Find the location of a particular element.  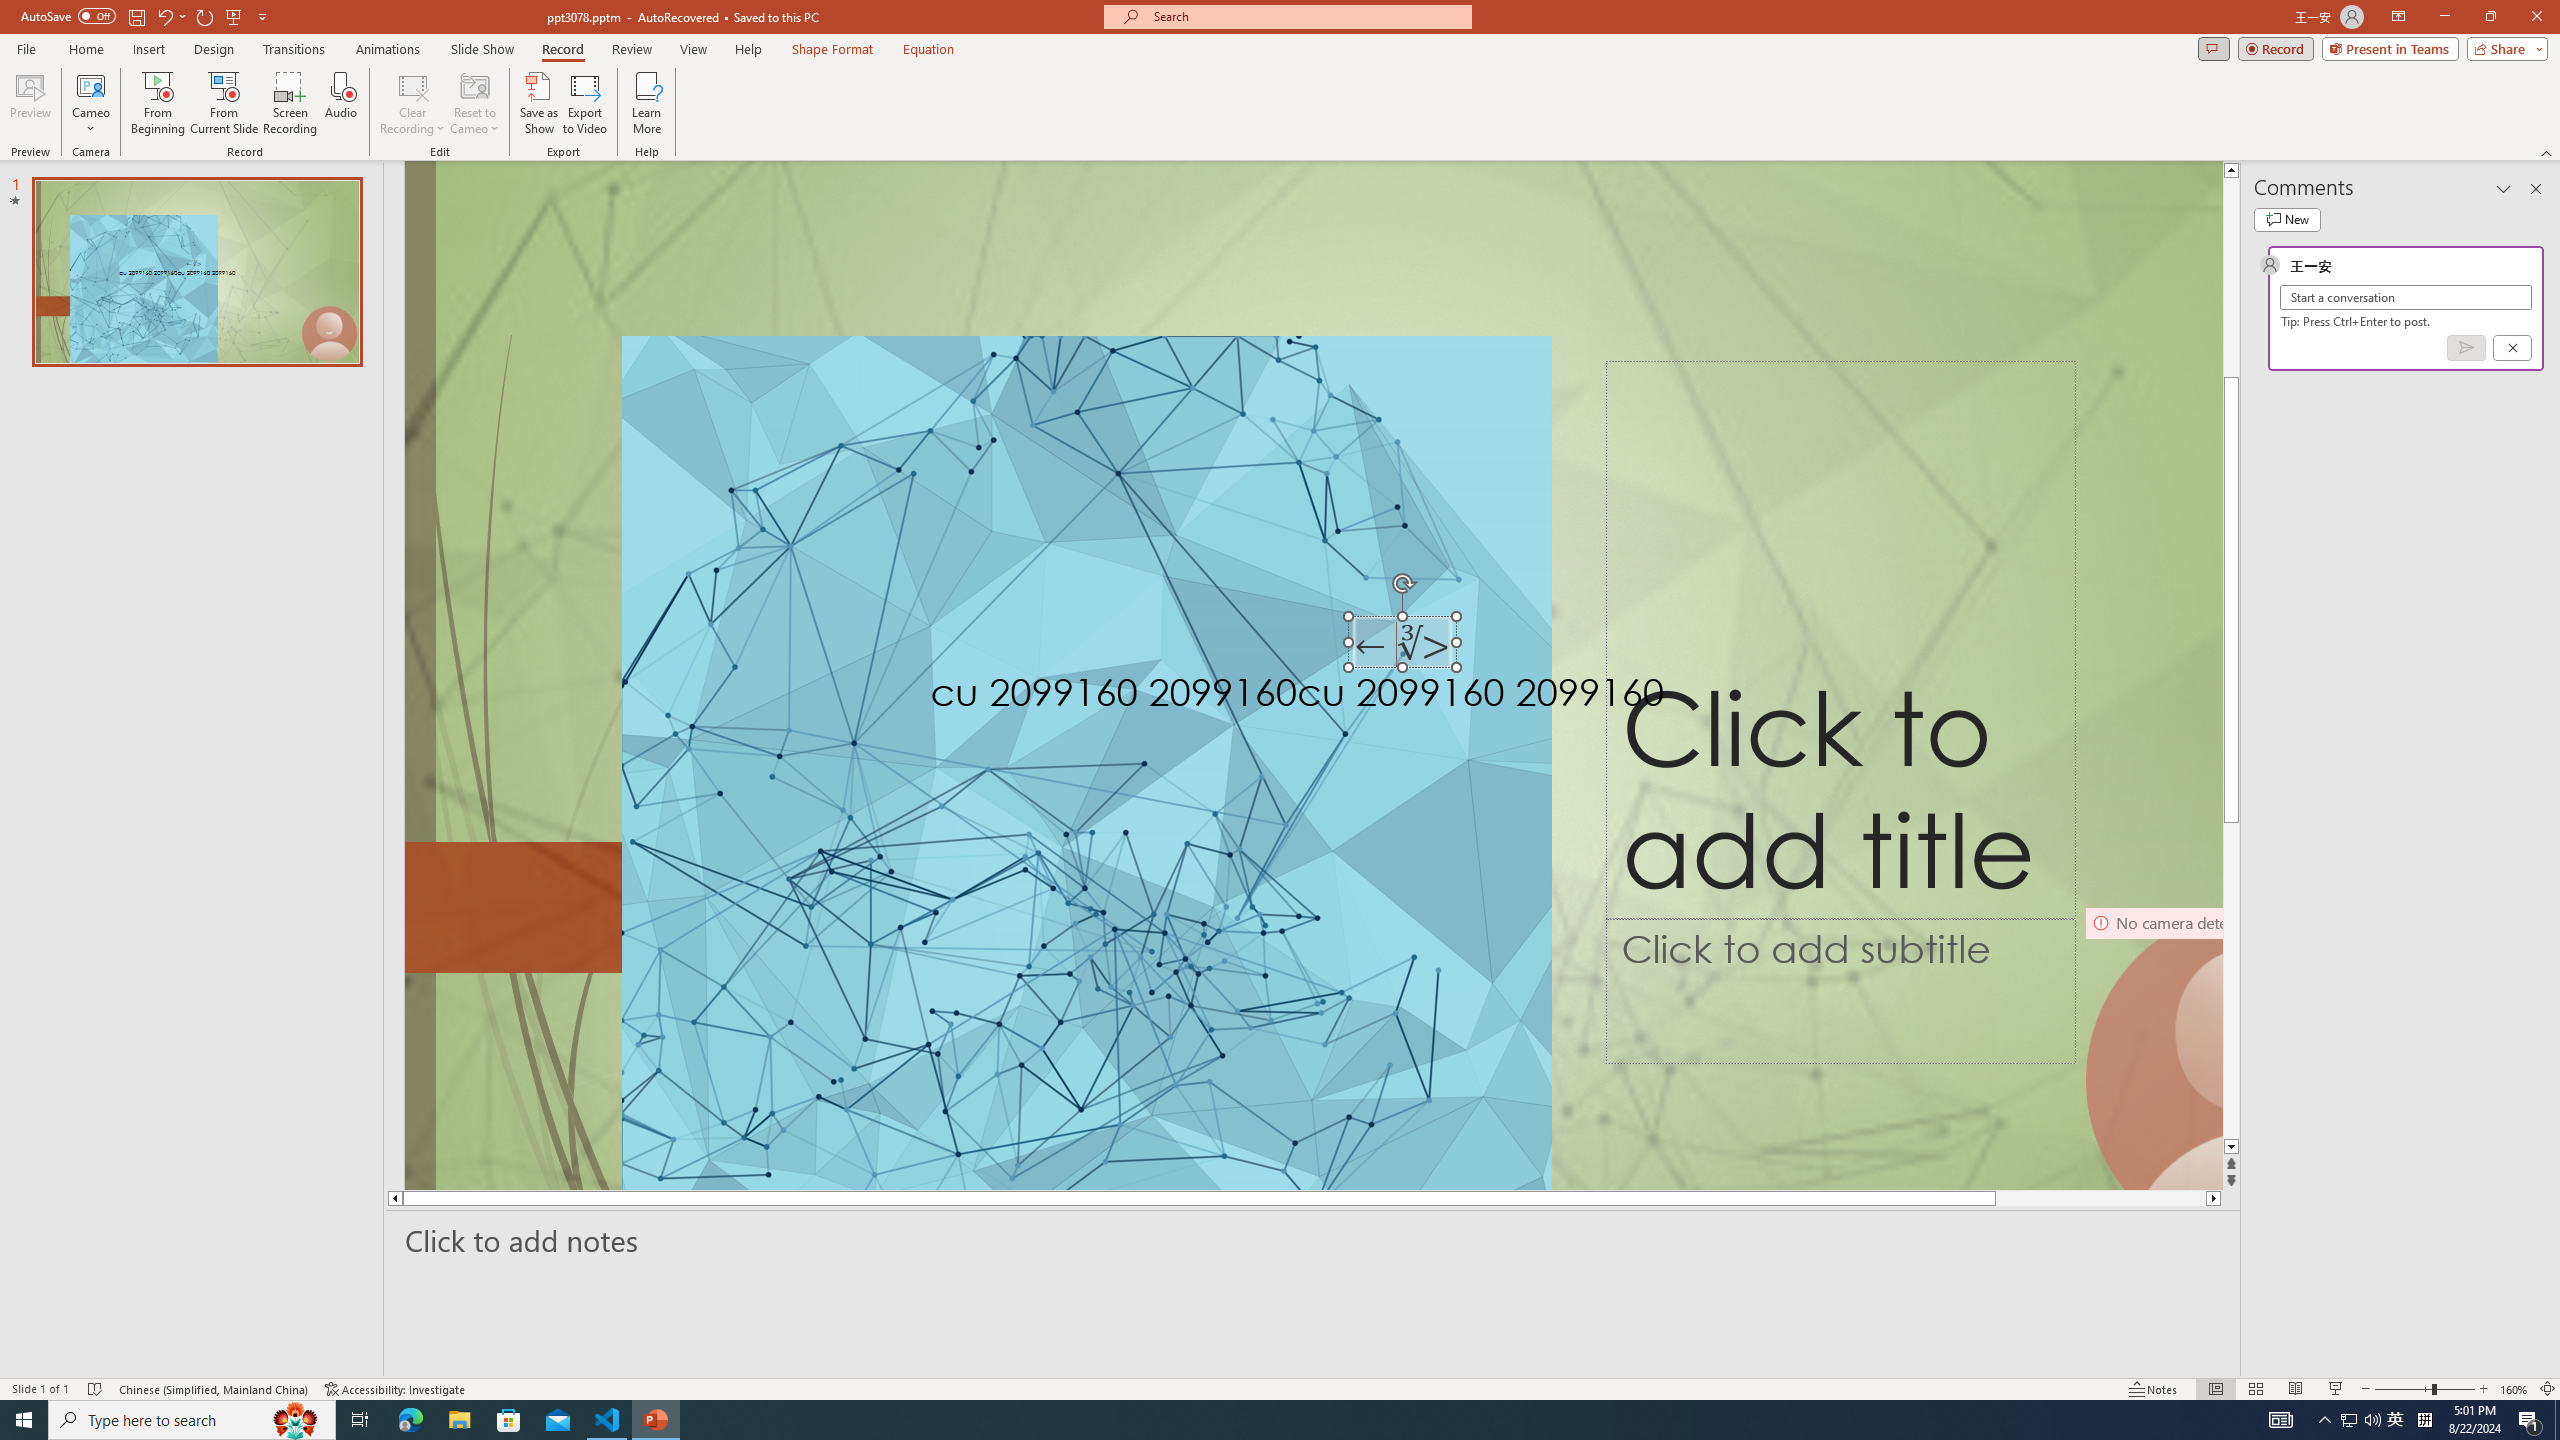

'Cameo' is located at coordinates (89, 103).